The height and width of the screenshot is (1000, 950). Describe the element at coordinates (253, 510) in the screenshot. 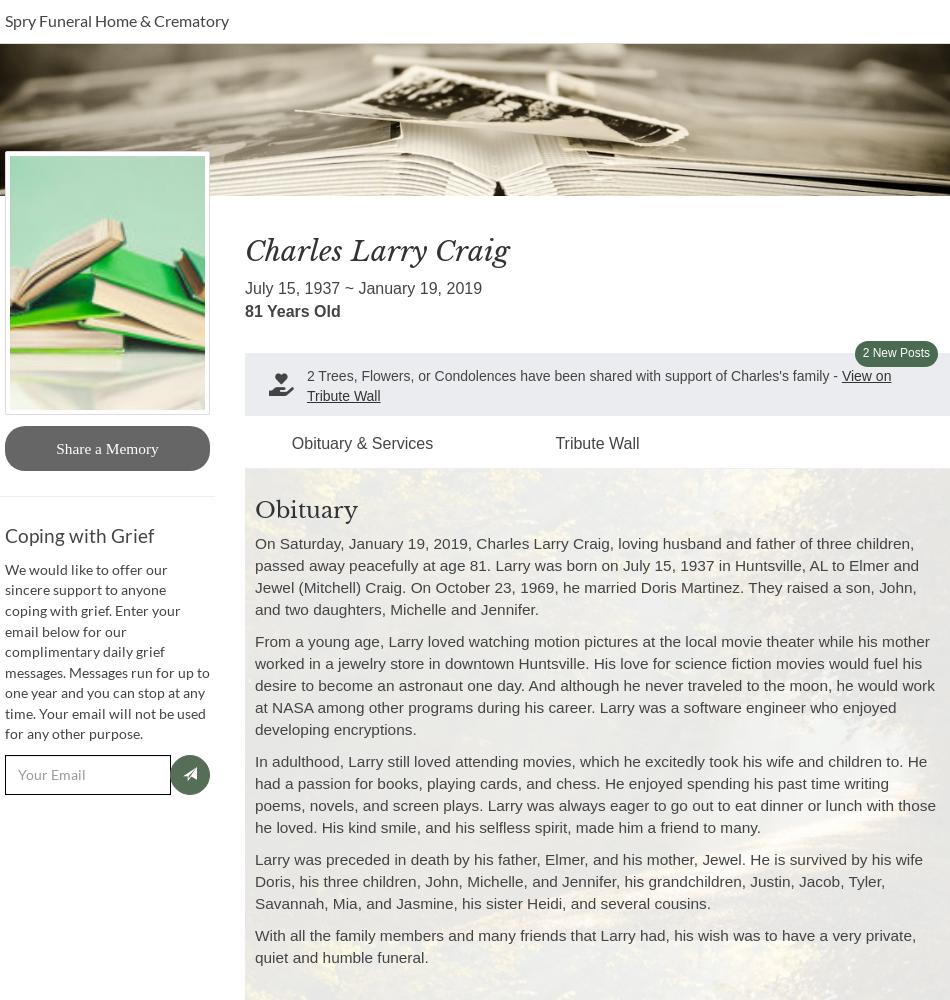

I see `'Obituary'` at that location.